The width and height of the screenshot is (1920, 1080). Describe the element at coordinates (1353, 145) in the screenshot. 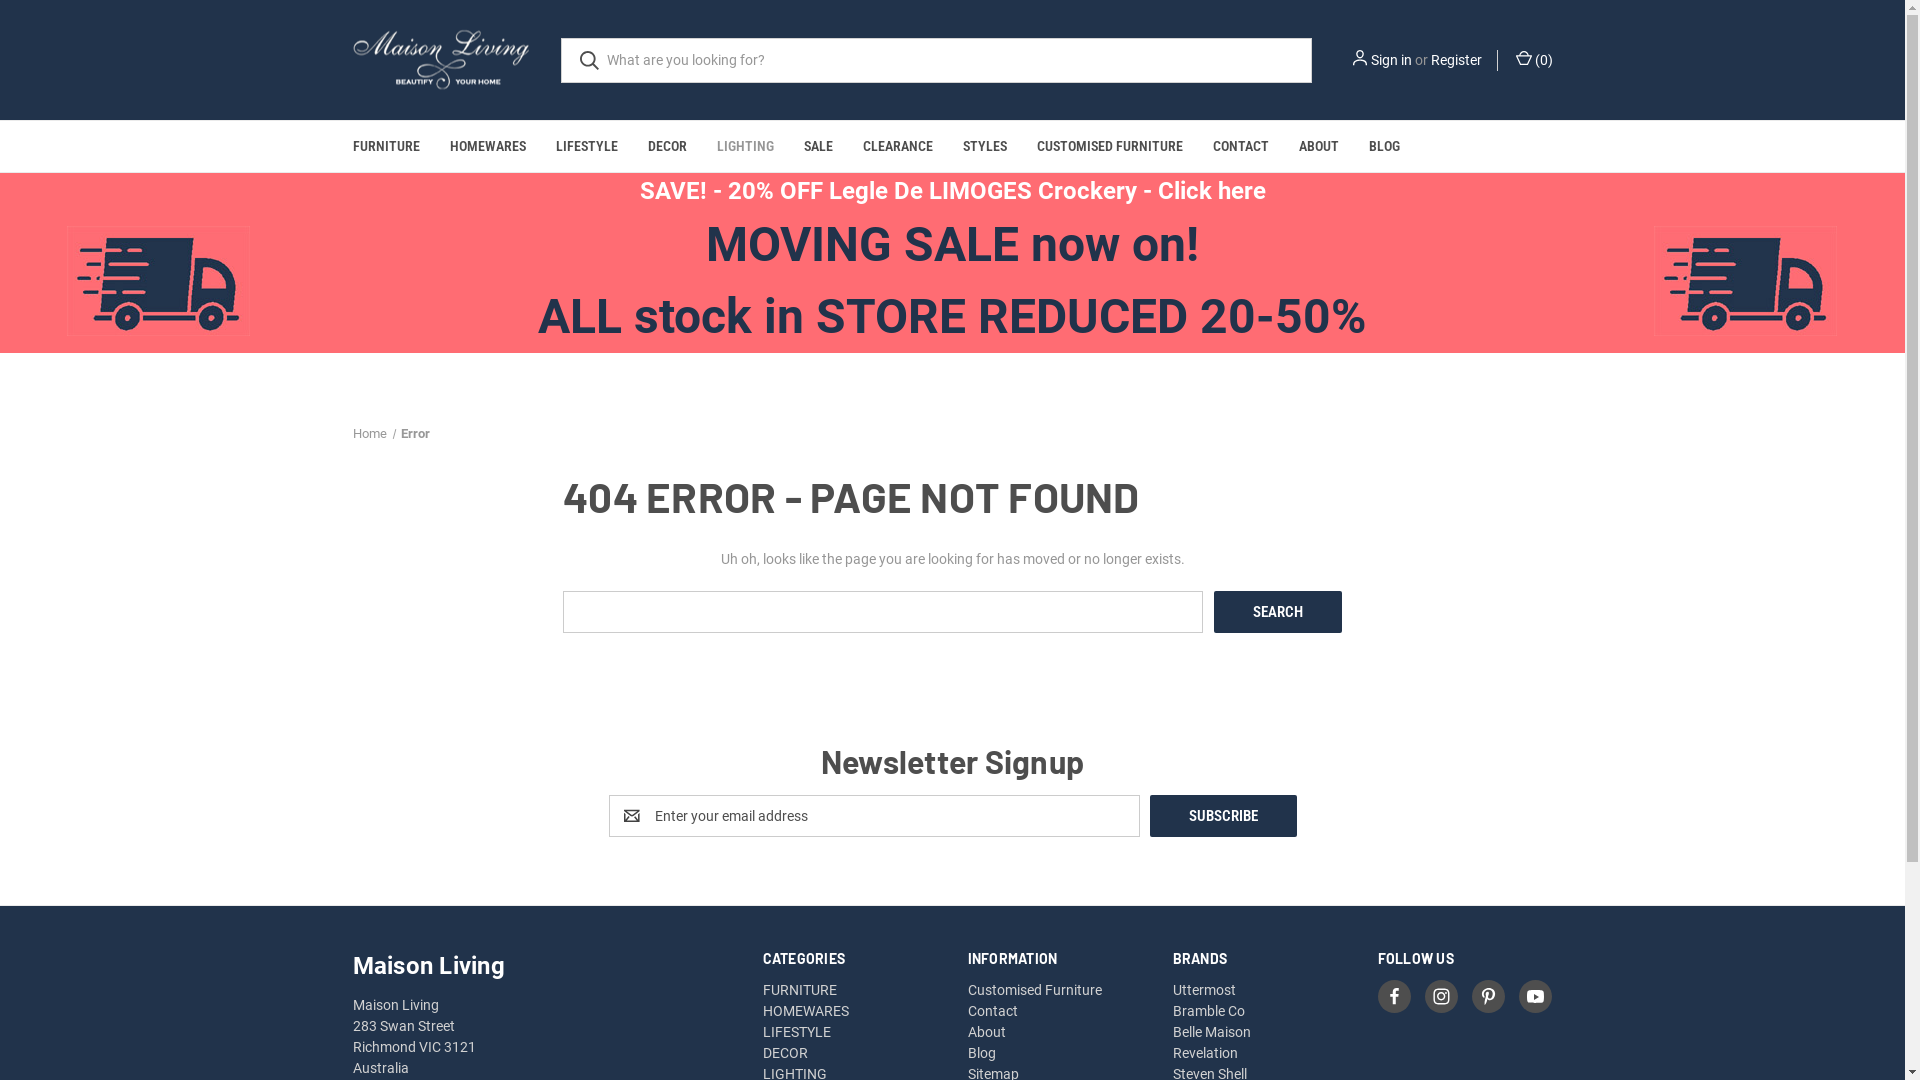

I see `'BLOG'` at that location.